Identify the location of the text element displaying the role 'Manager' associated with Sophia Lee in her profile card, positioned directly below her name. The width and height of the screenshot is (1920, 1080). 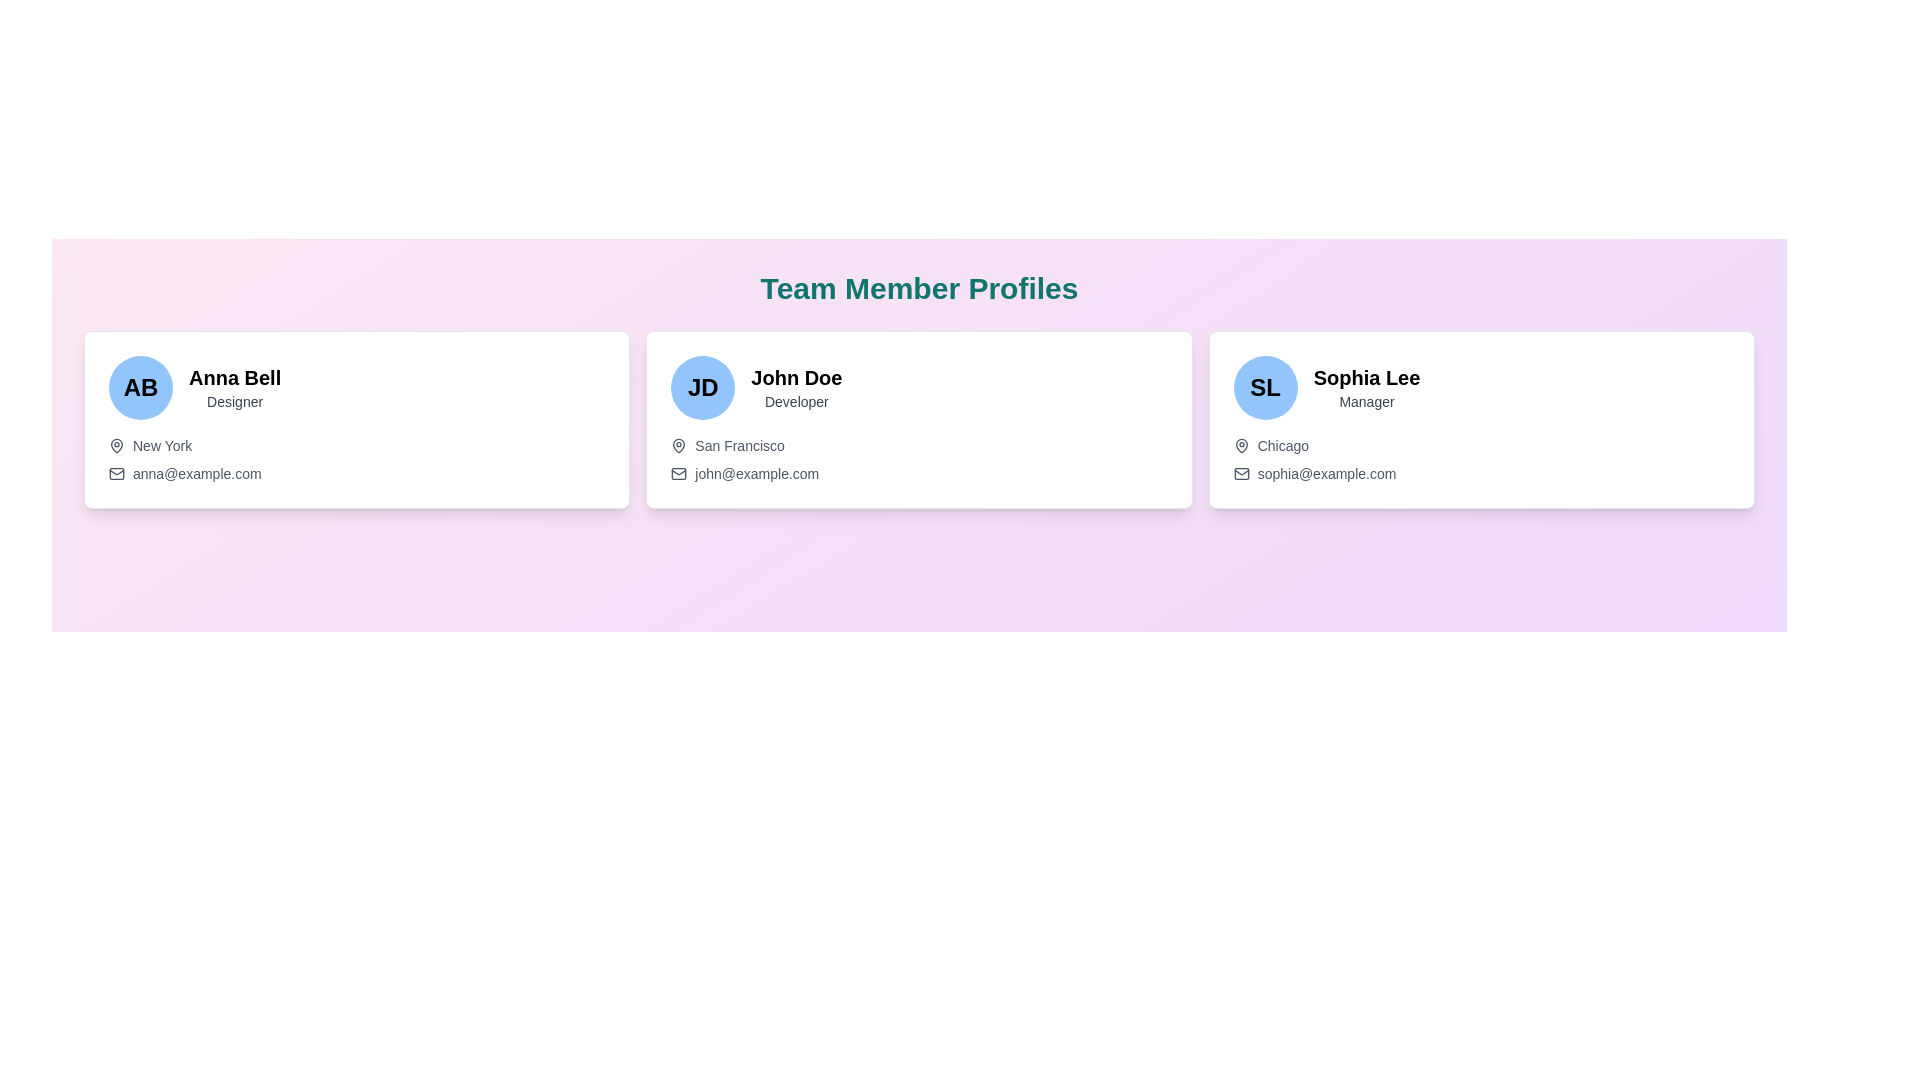
(1366, 401).